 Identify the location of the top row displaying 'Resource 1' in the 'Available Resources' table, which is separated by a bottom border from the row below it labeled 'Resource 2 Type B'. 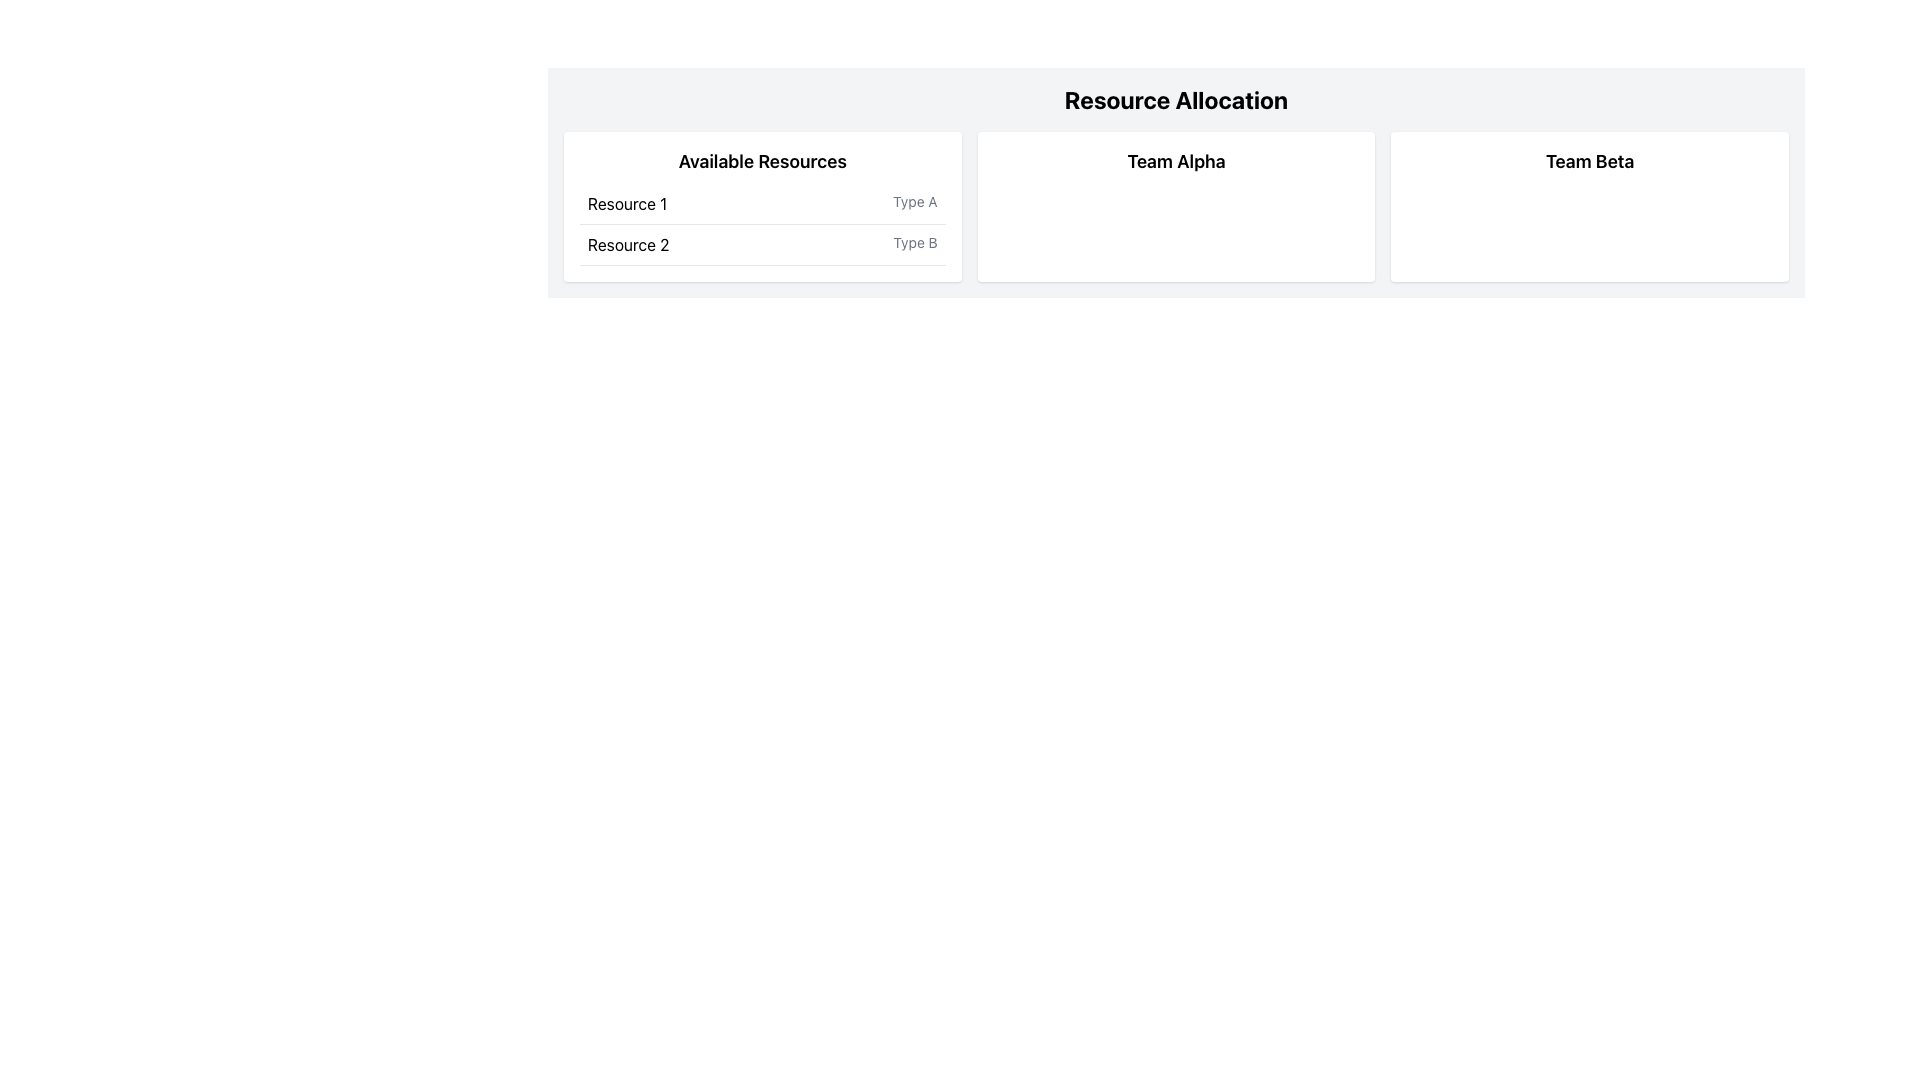
(761, 204).